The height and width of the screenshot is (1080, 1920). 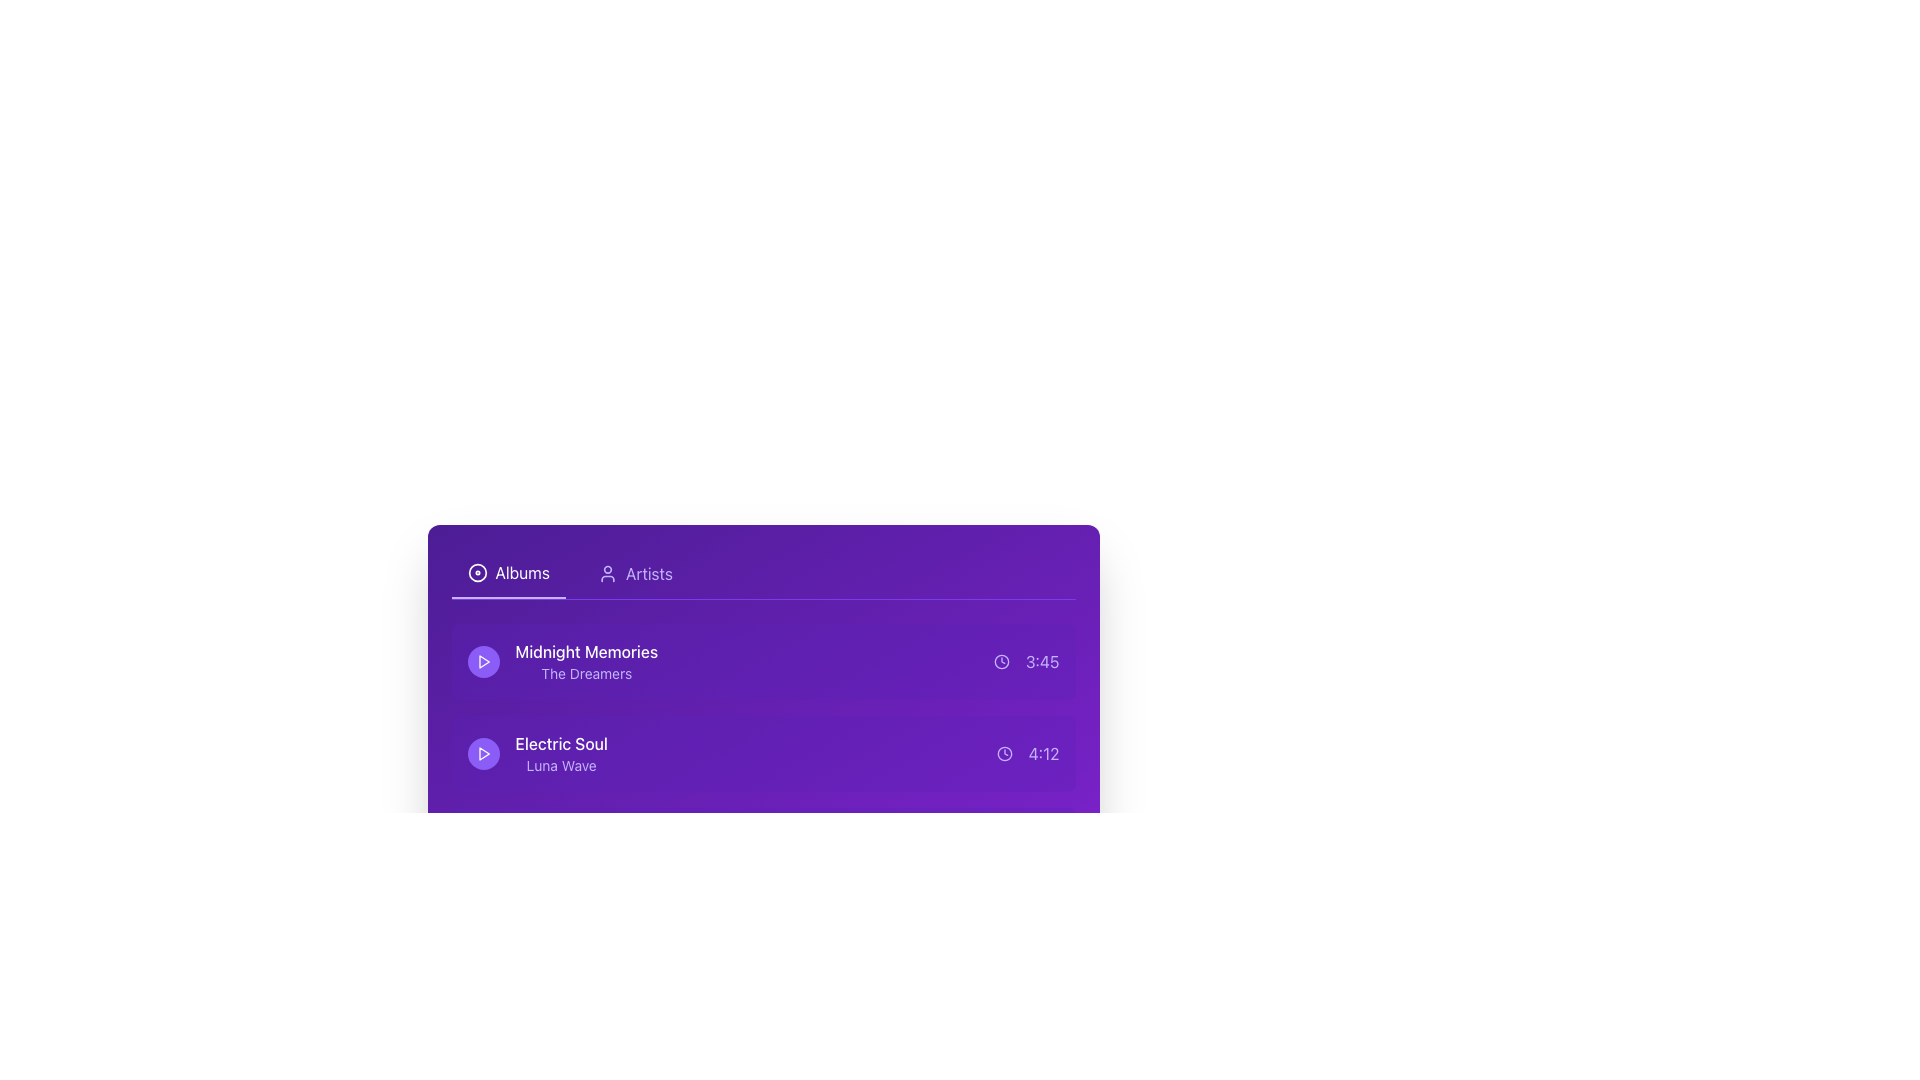 What do you see at coordinates (585, 651) in the screenshot?
I see `the text label displaying 'Midnight Memories', which is styled in white on a purple background and is part of the music track list, positioned above 'The Dreamers'` at bounding box center [585, 651].